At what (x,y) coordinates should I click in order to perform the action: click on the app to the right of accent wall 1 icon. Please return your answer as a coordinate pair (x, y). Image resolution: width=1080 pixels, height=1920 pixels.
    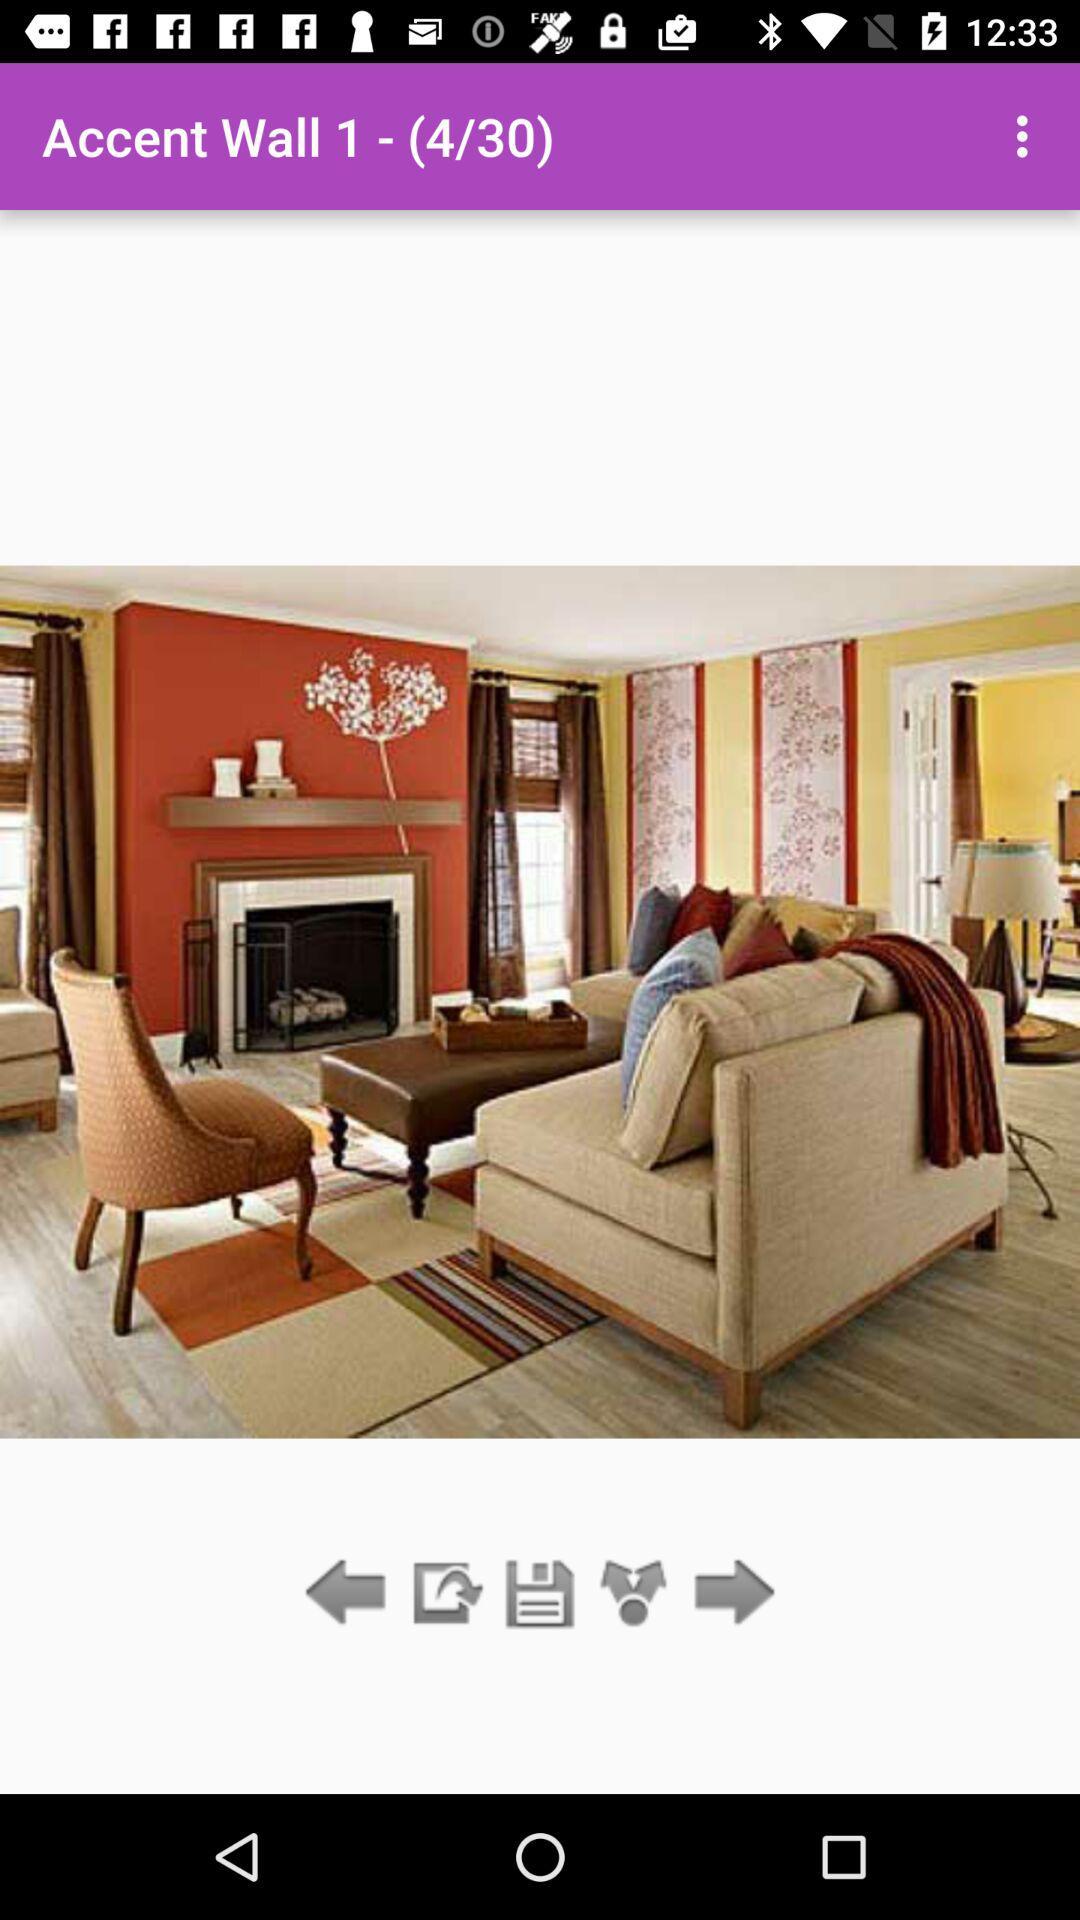
    Looking at the image, I should click on (1027, 135).